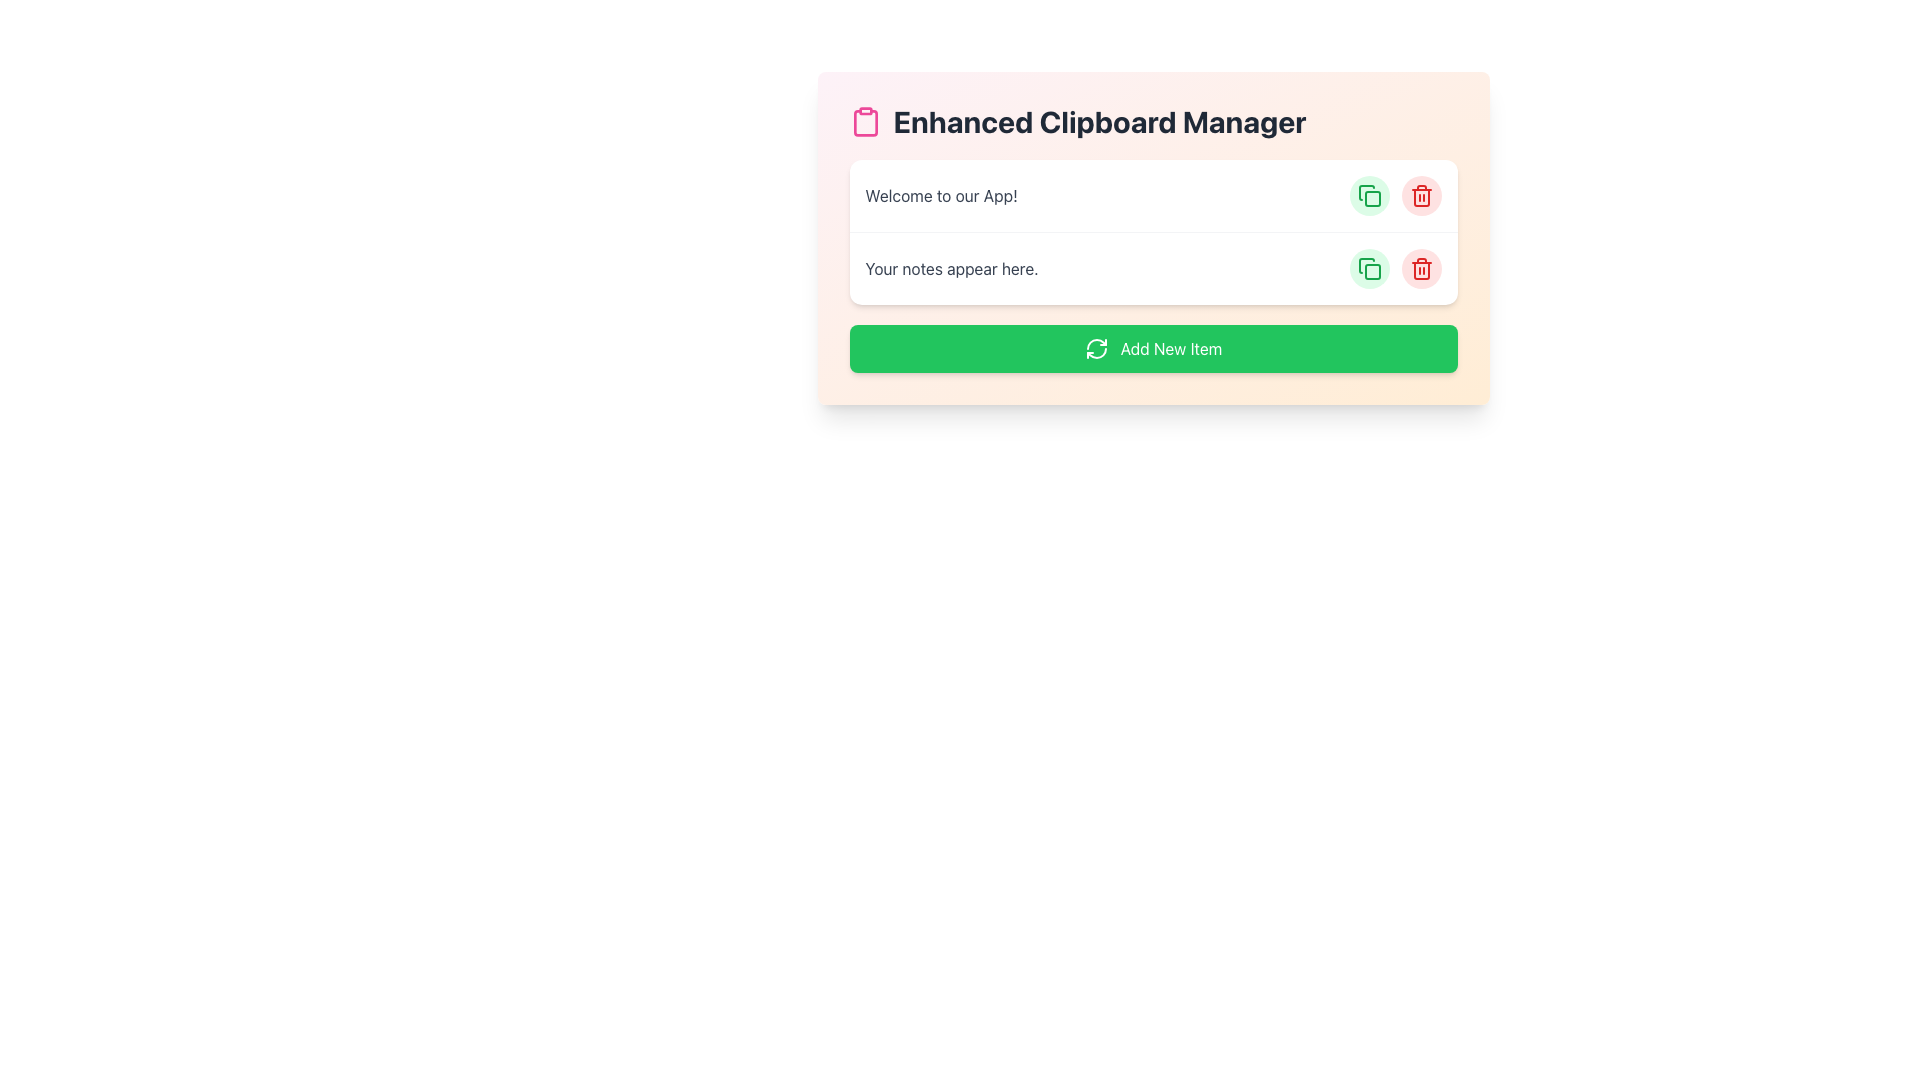  What do you see at coordinates (1420, 268) in the screenshot?
I see `the circular delete button with a light red background and a trash can icon` at bounding box center [1420, 268].